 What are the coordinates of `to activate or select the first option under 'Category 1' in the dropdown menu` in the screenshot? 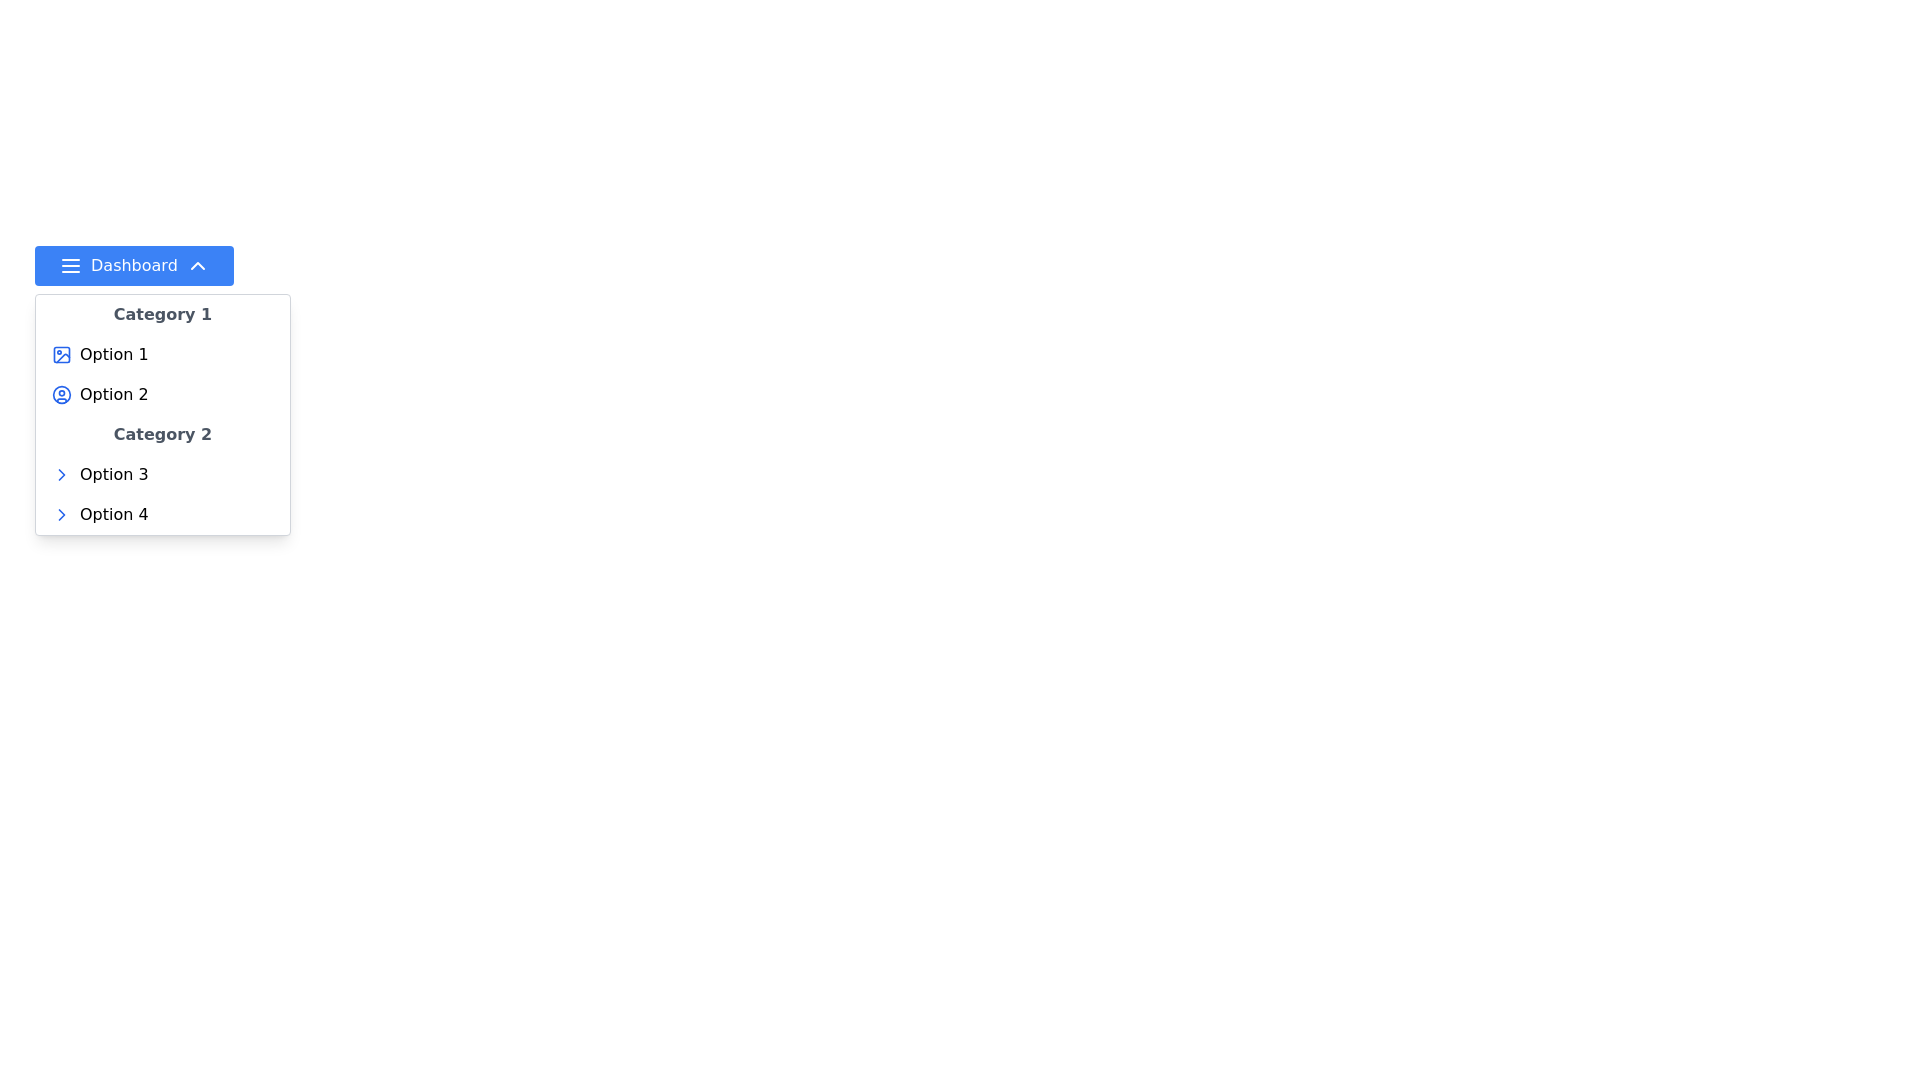 It's located at (163, 353).